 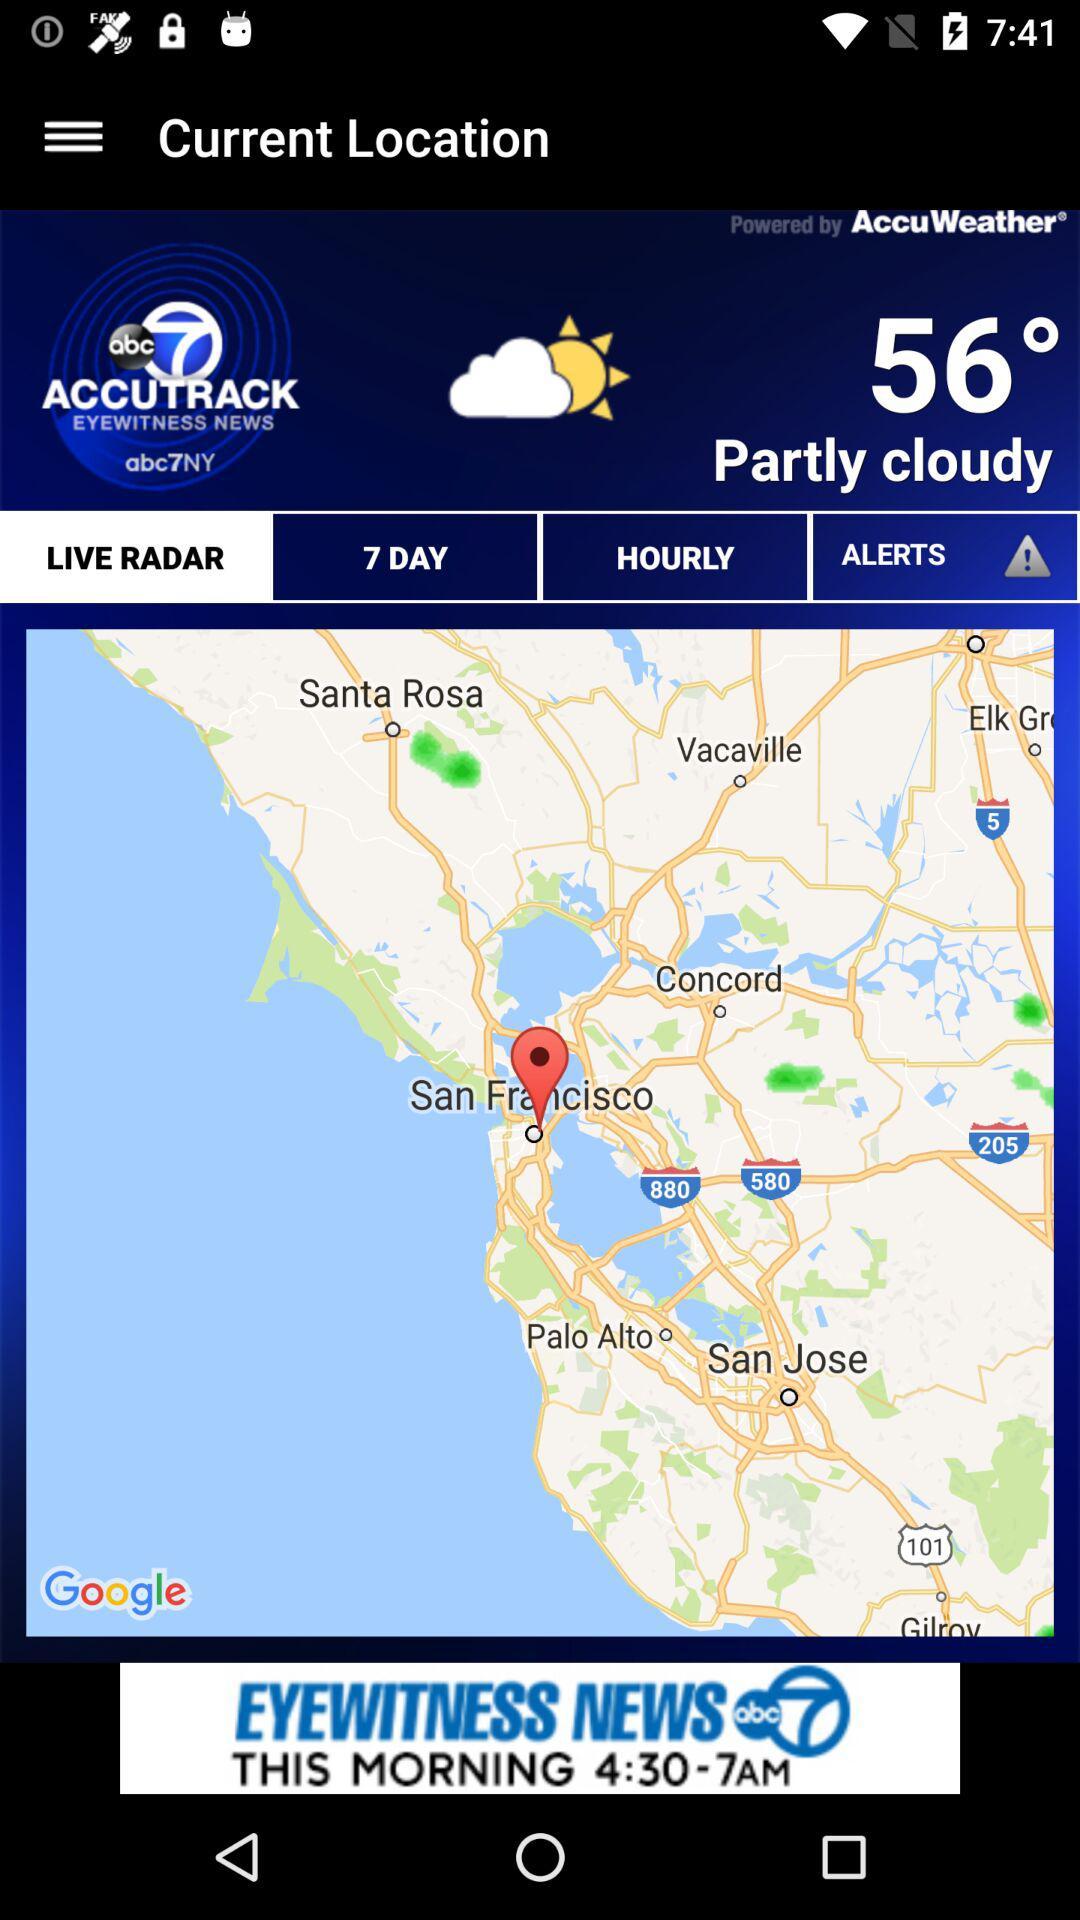 What do you see at coordinates (72, 135) in the screenshot?
I see `the menu icon` at bounding box center [72, 135].